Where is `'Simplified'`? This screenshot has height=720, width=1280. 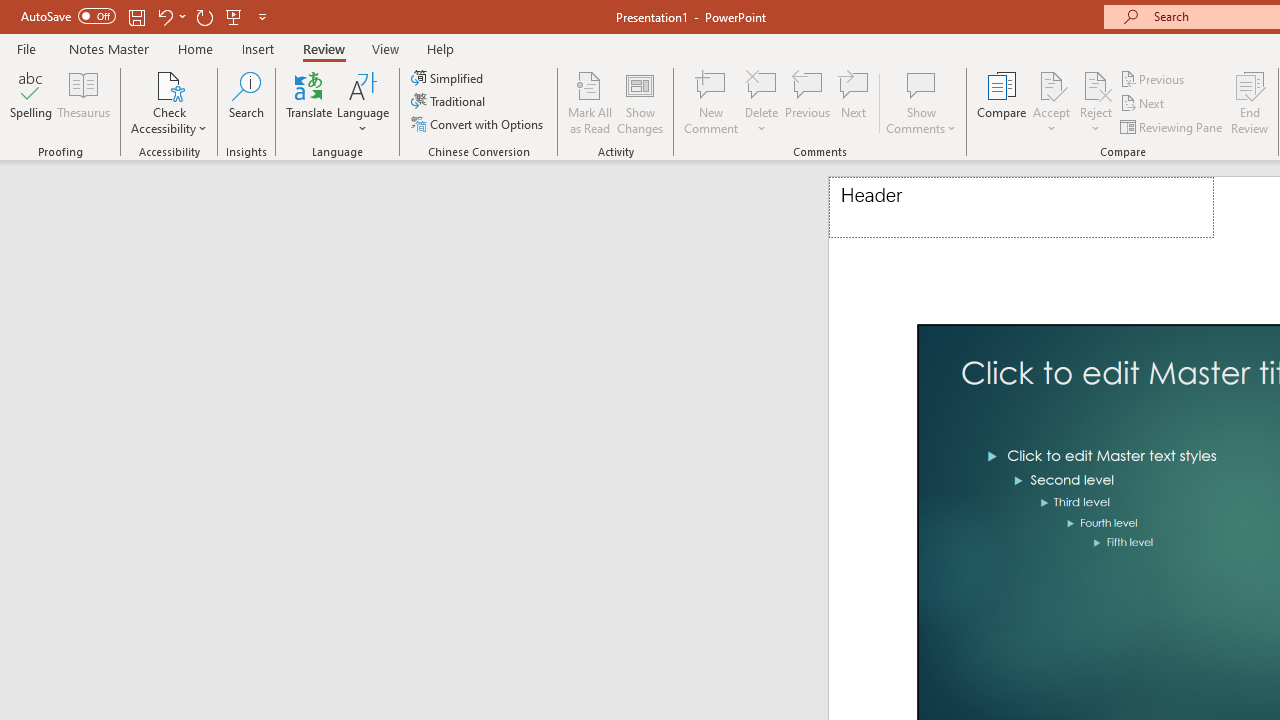 'Simplified' is located at coordinates (448, 77).